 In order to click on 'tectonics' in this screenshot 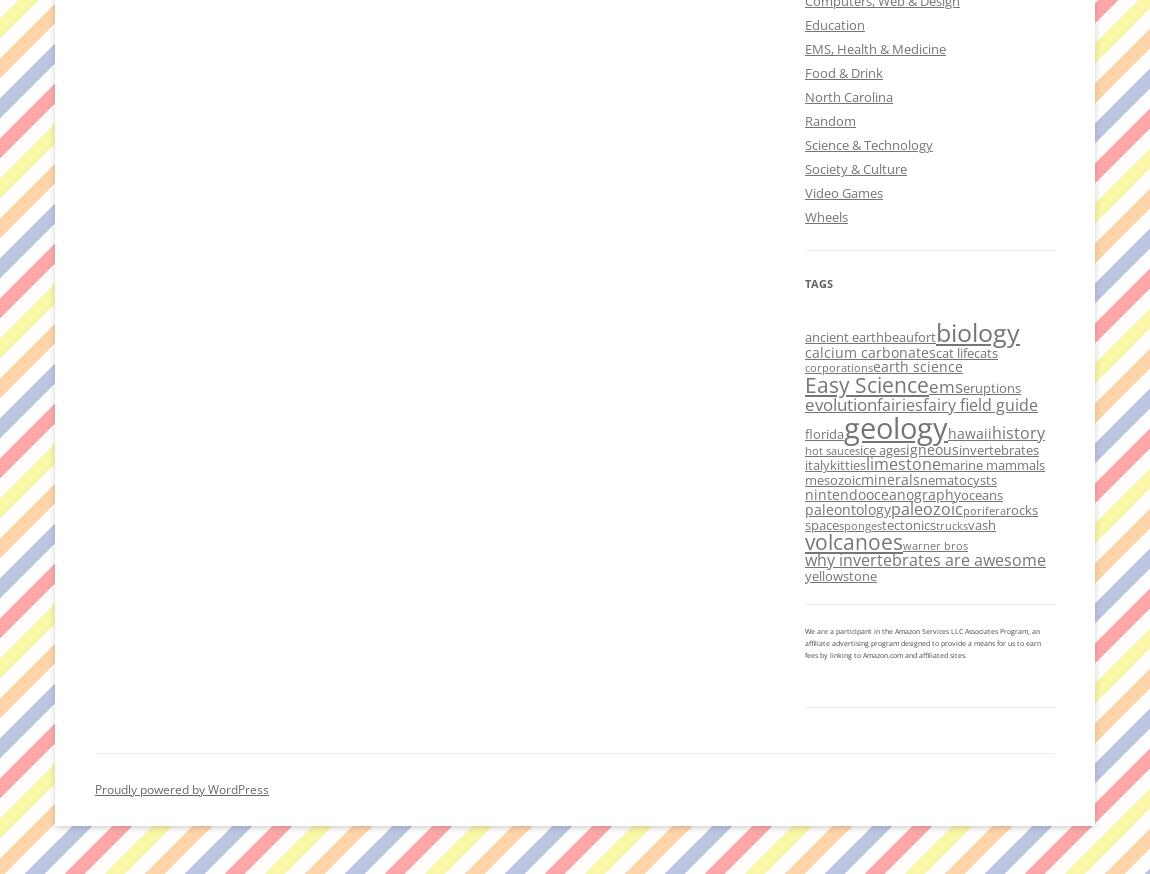, I will do `click(908, 523)`.